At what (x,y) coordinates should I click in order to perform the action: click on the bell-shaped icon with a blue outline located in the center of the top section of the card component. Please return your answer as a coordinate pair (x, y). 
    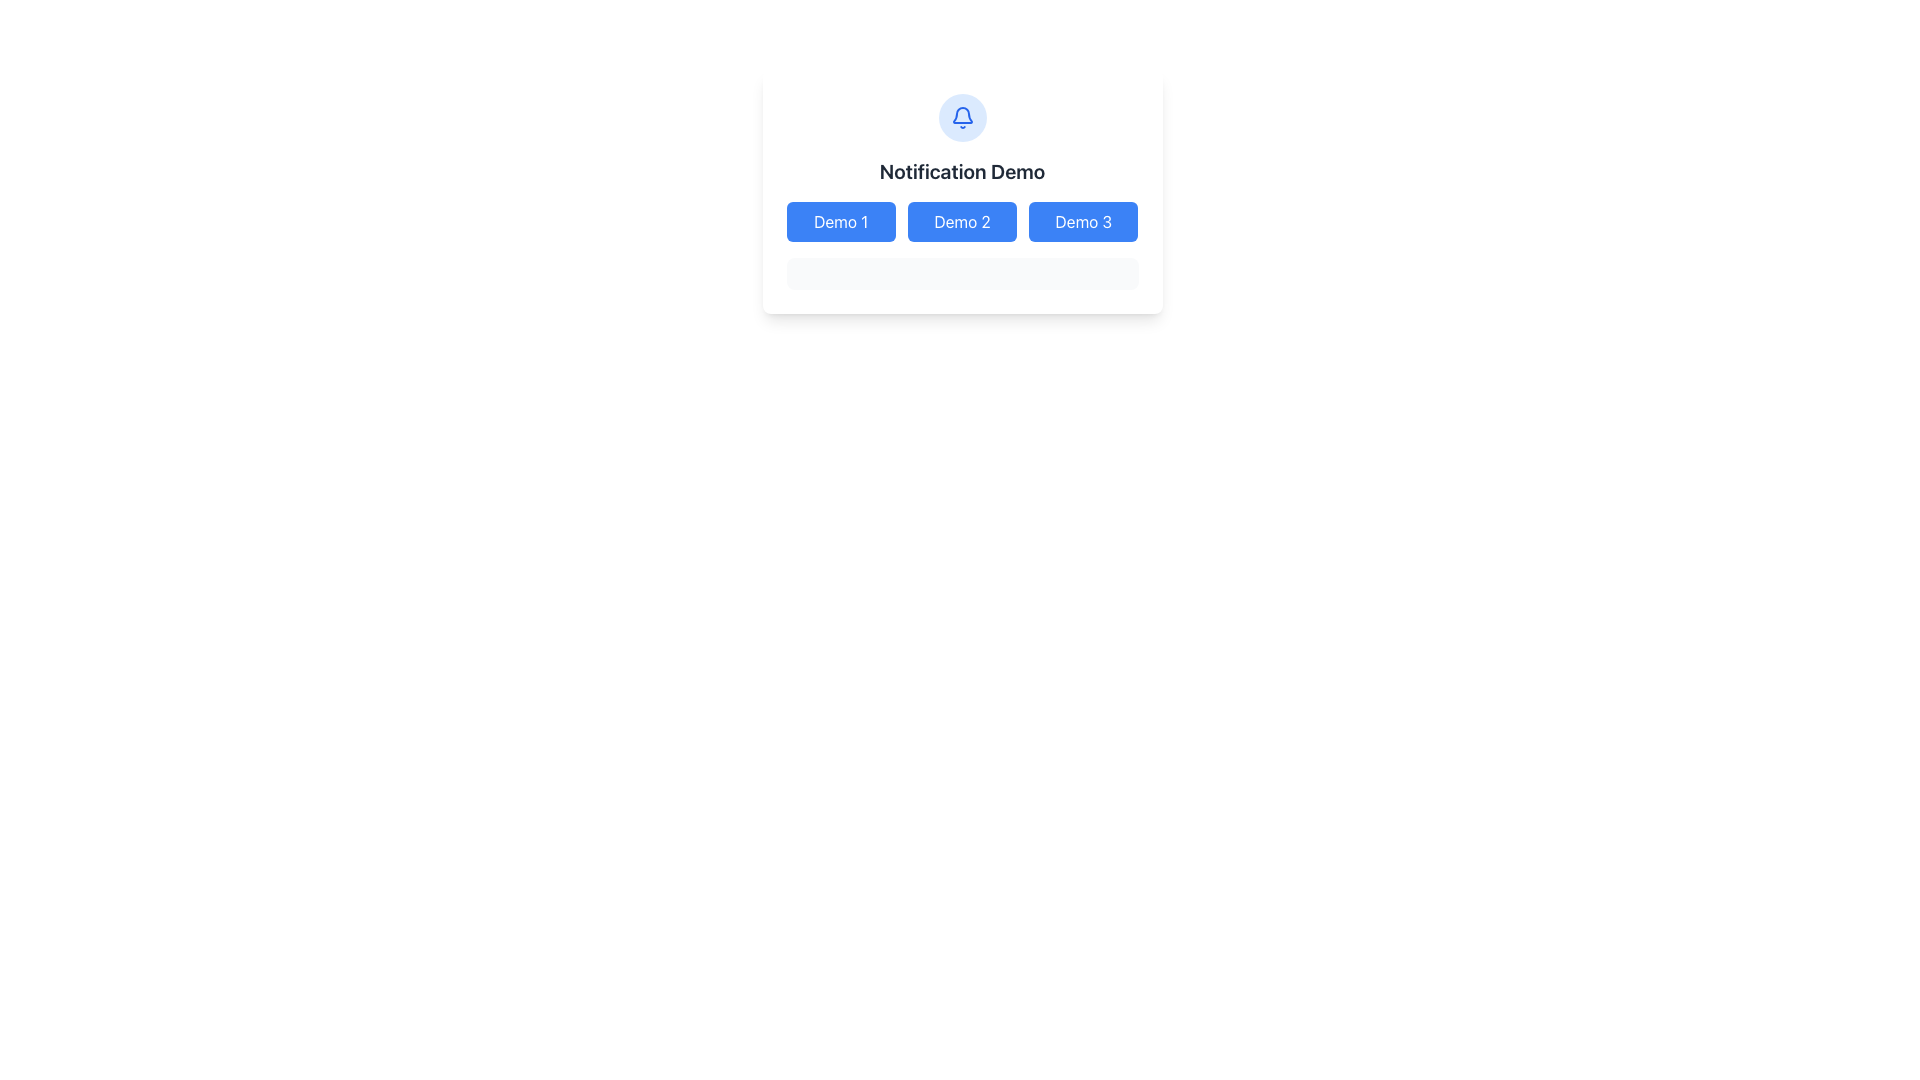
    Looking at the image, I should click on (962, 118).